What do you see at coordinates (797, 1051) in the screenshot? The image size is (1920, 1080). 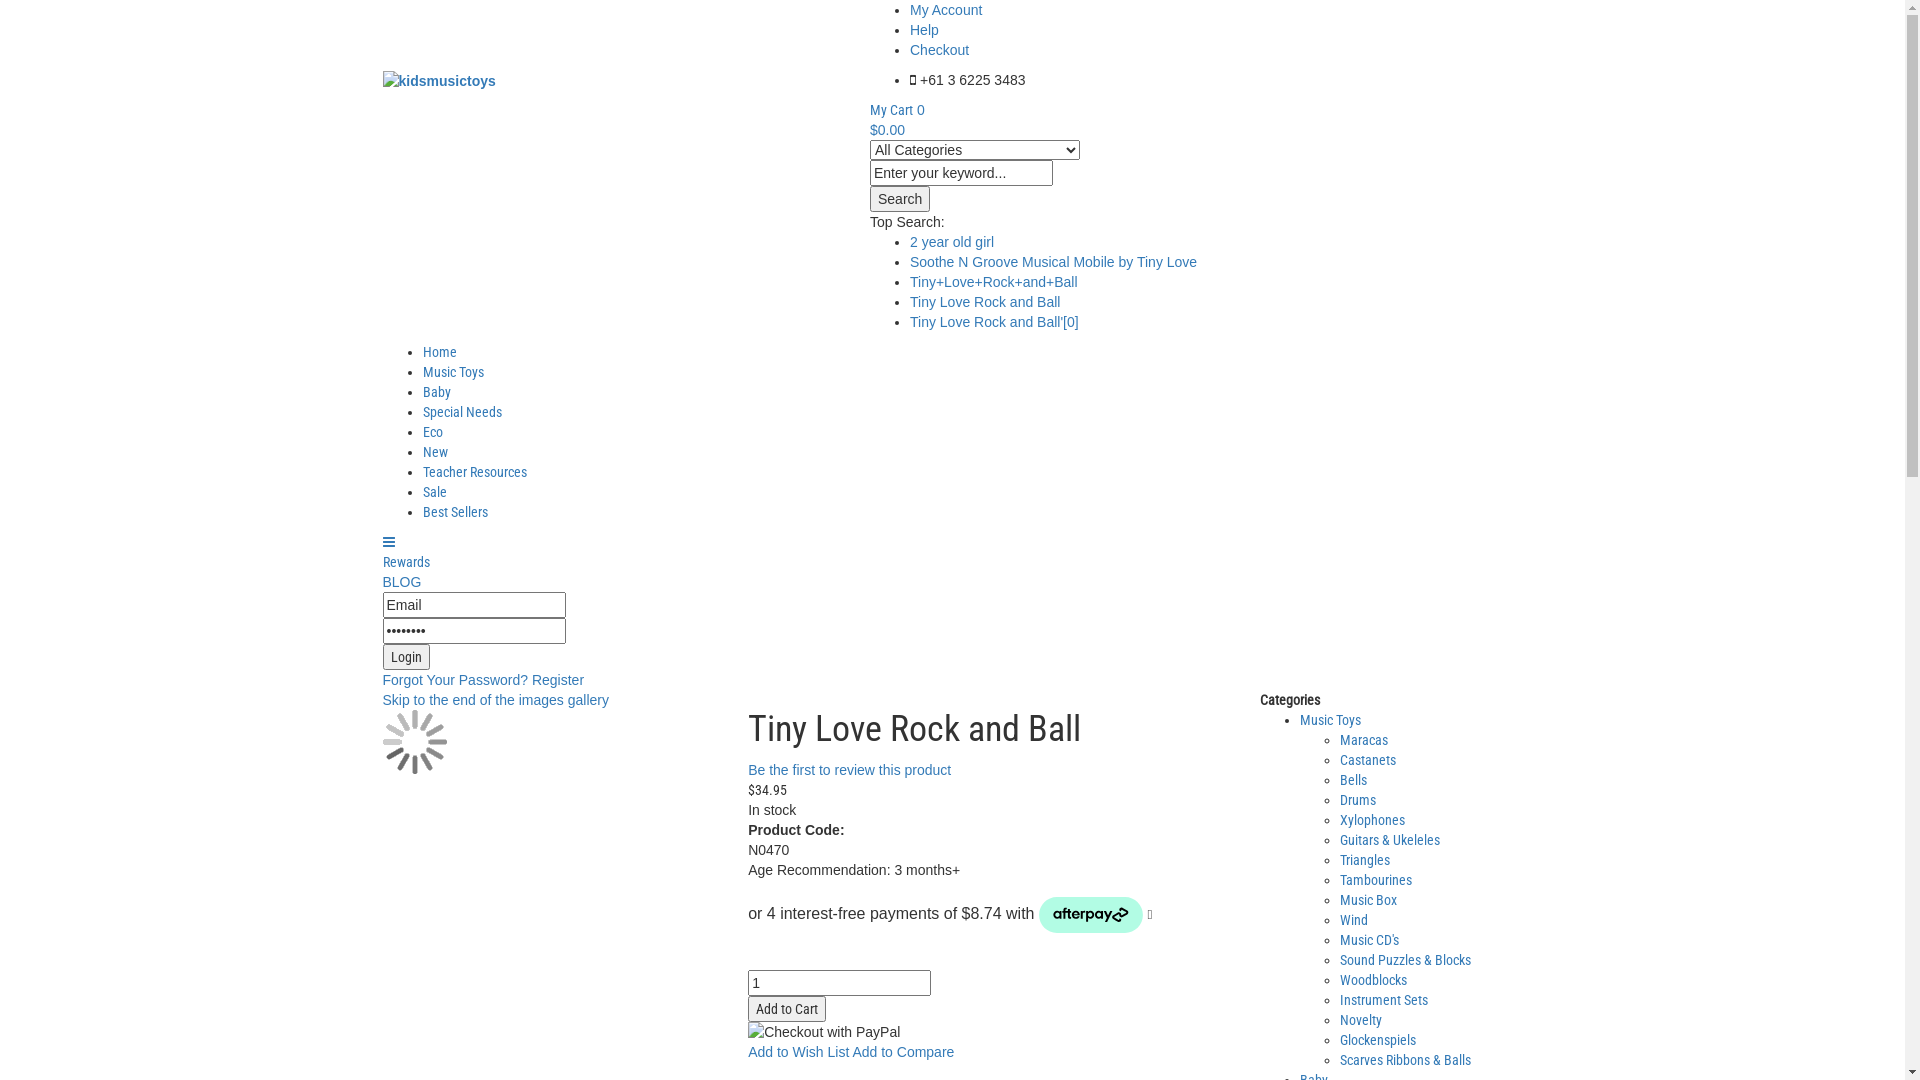 I see `'Add to Wish List'` at bounding box center [797, 1051].